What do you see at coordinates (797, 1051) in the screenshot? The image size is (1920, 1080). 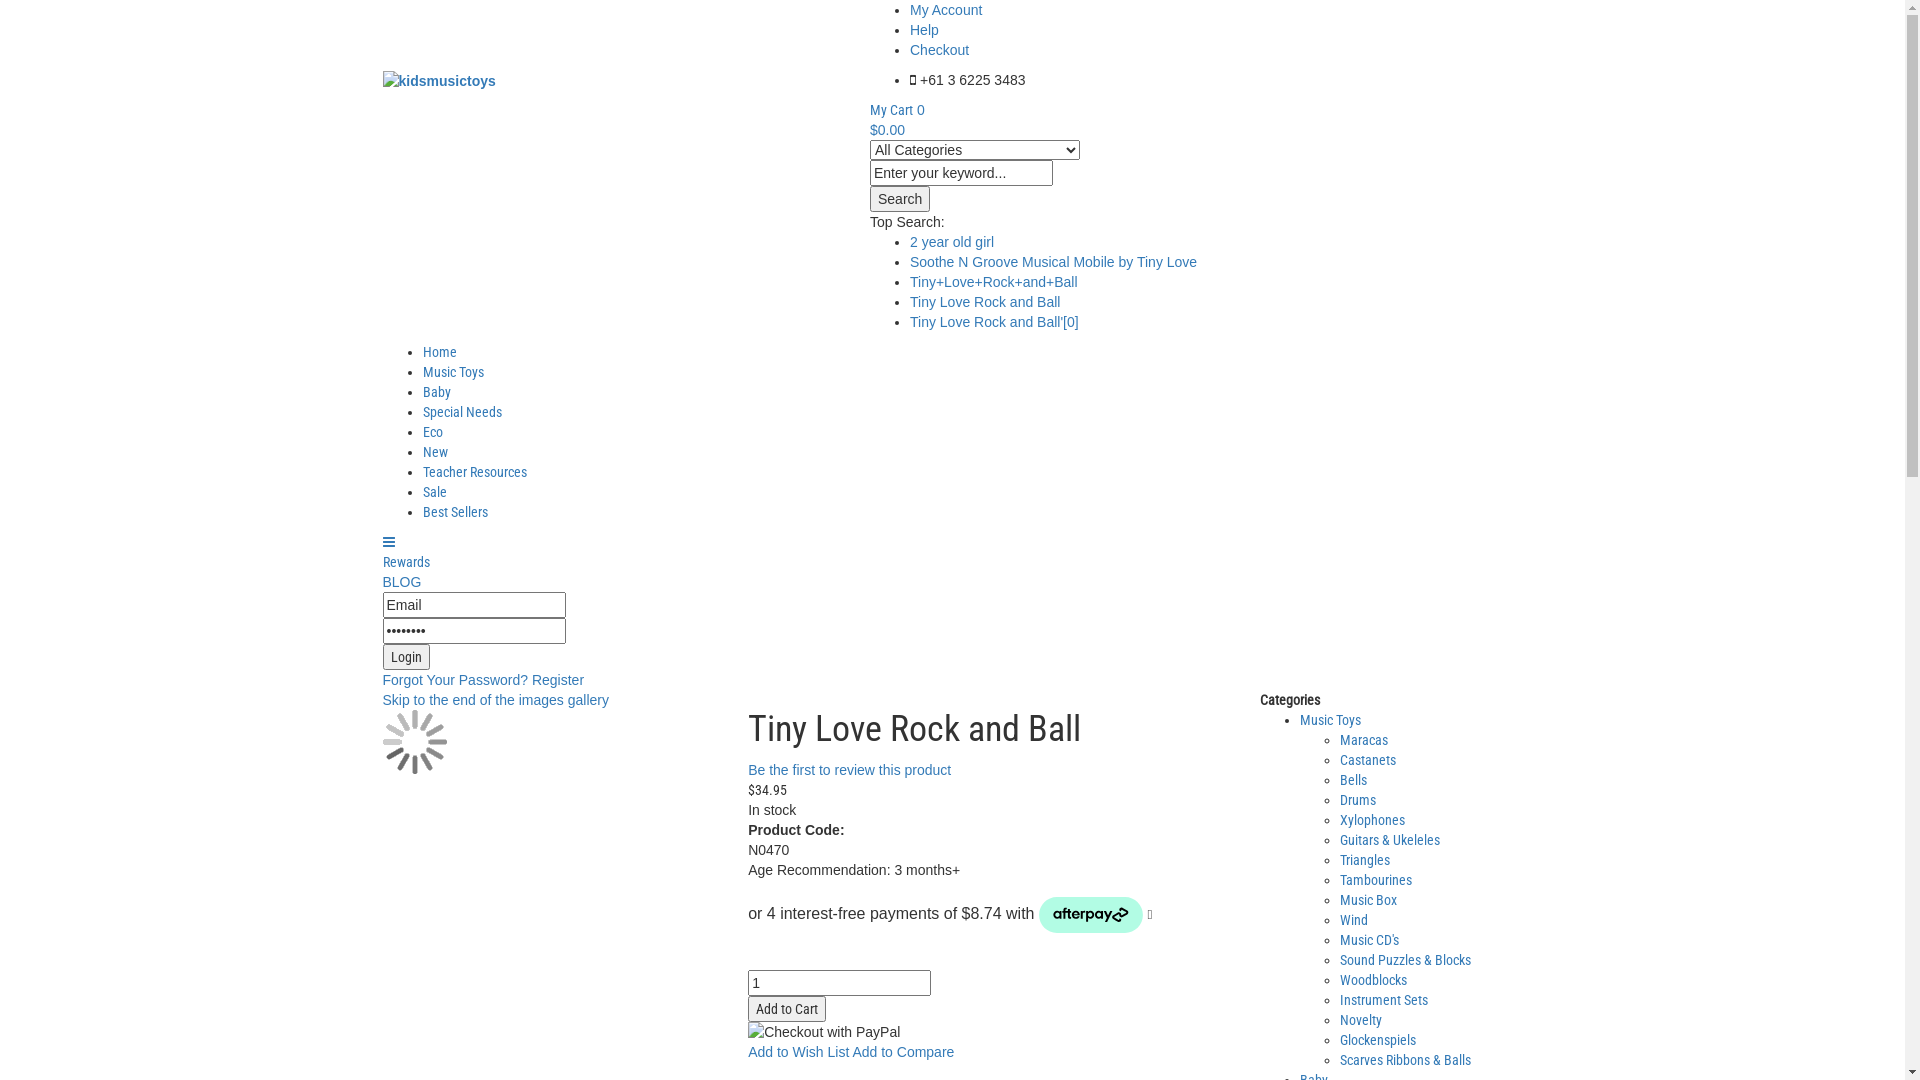 I see `'Add to Wish List'` at bounding box center [797, 1051].